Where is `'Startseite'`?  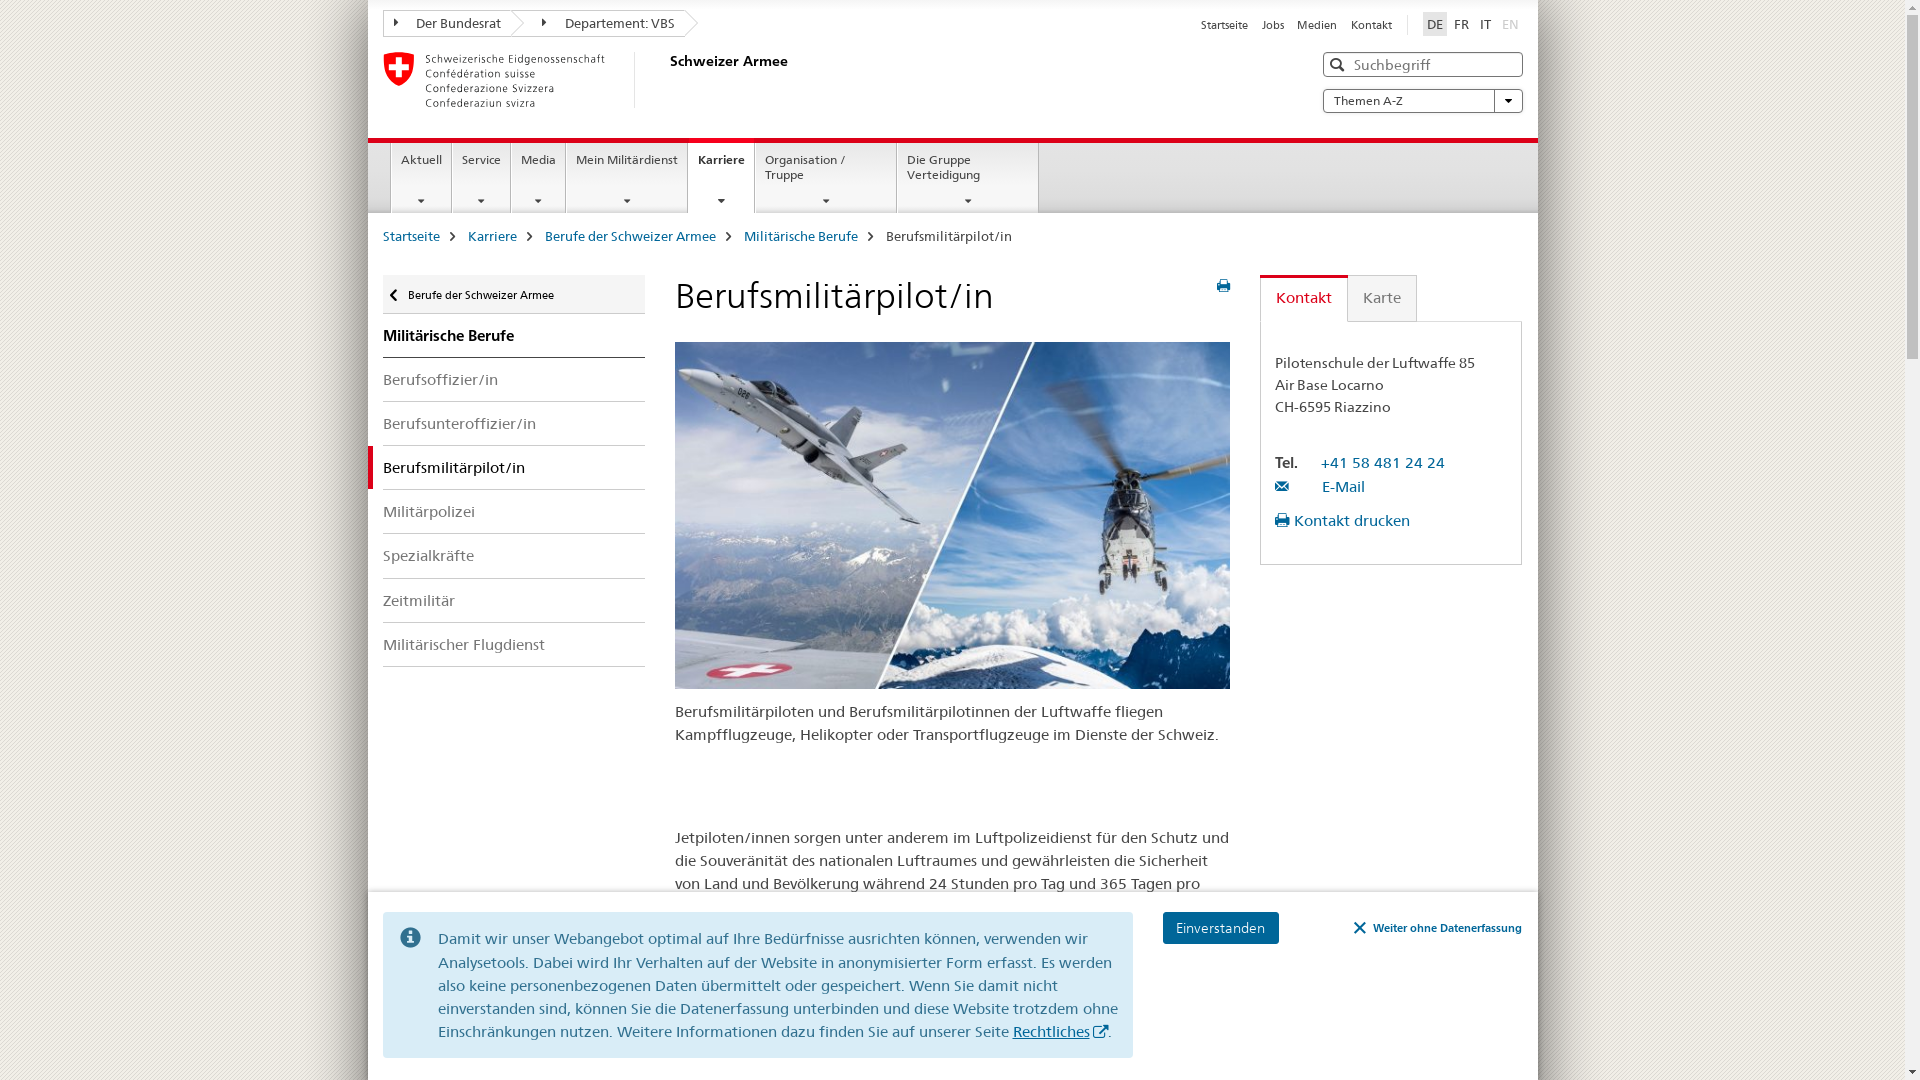
'Startseite' is located at coordinates (409, 234).